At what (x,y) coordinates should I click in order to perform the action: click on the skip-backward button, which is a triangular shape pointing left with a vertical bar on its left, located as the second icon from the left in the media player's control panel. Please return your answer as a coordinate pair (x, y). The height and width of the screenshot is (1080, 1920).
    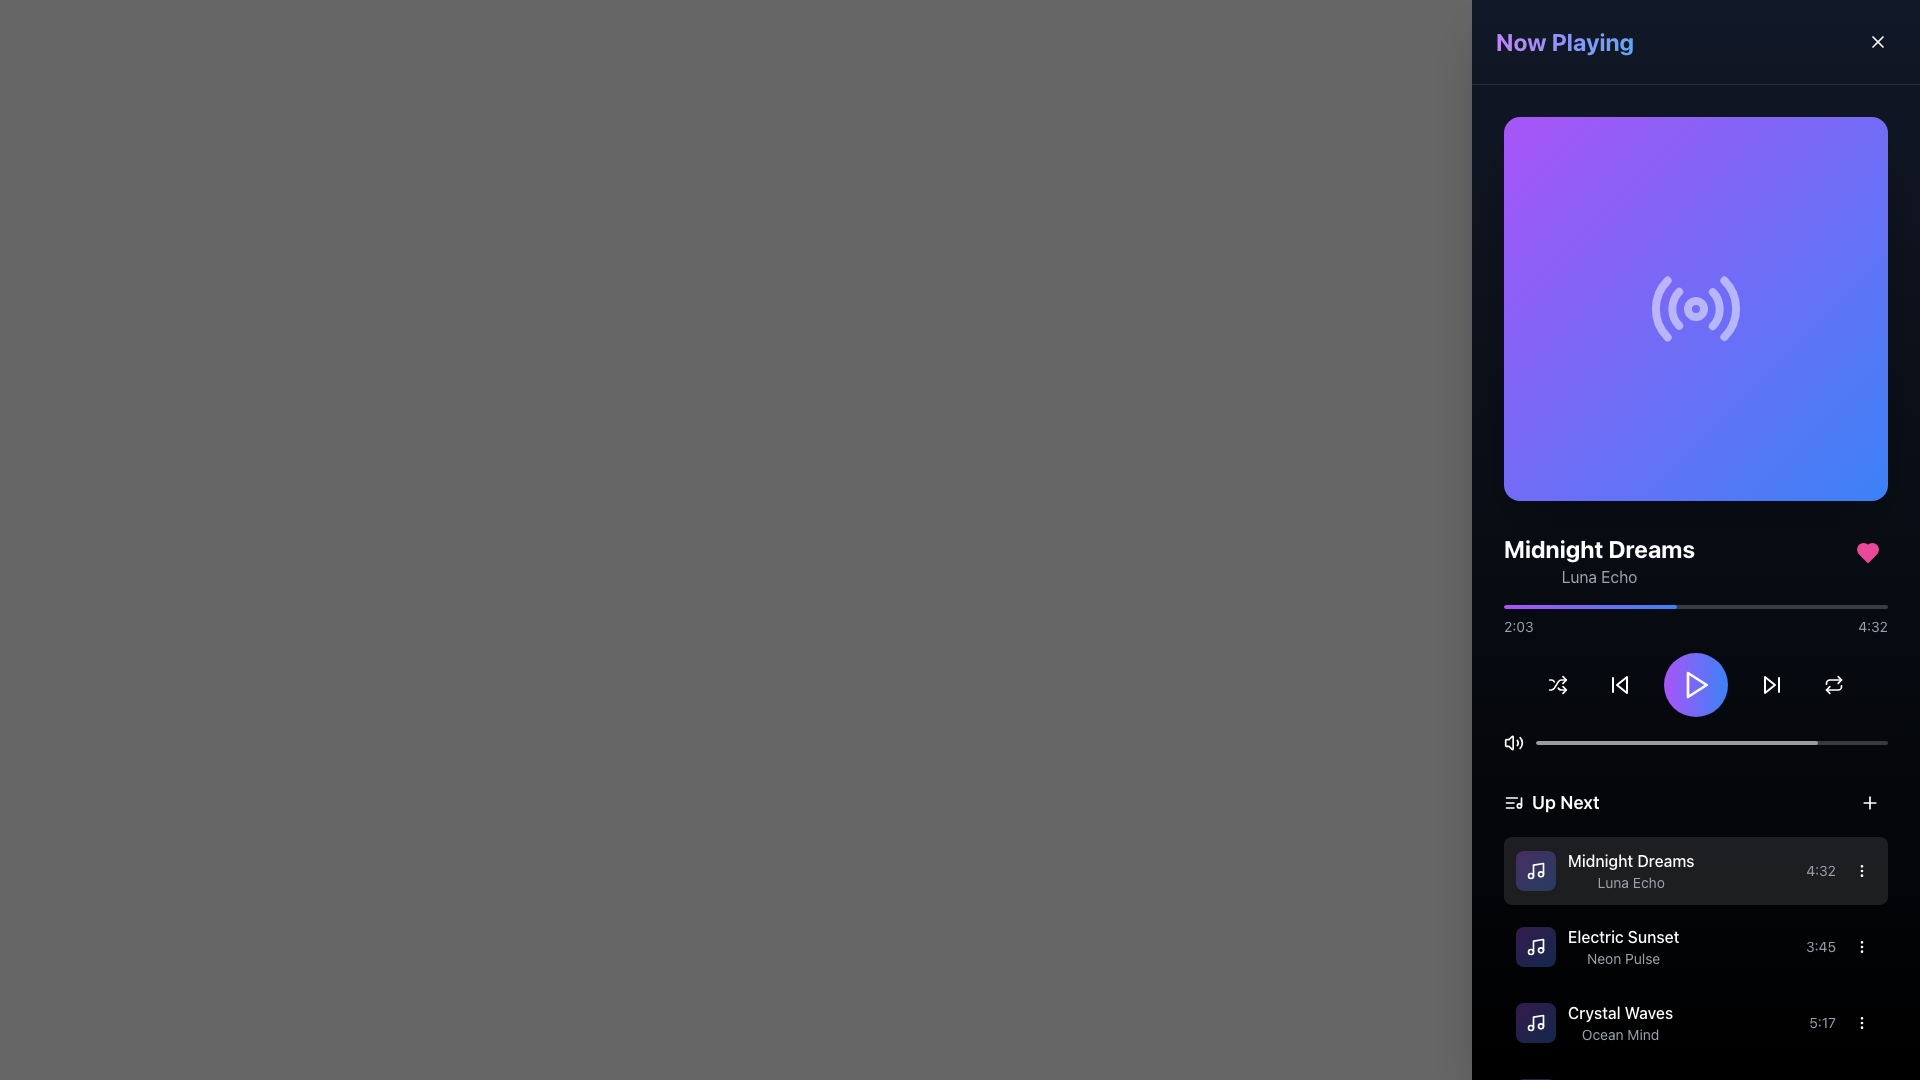
    Looking at the image, I should click on (1620, 684).